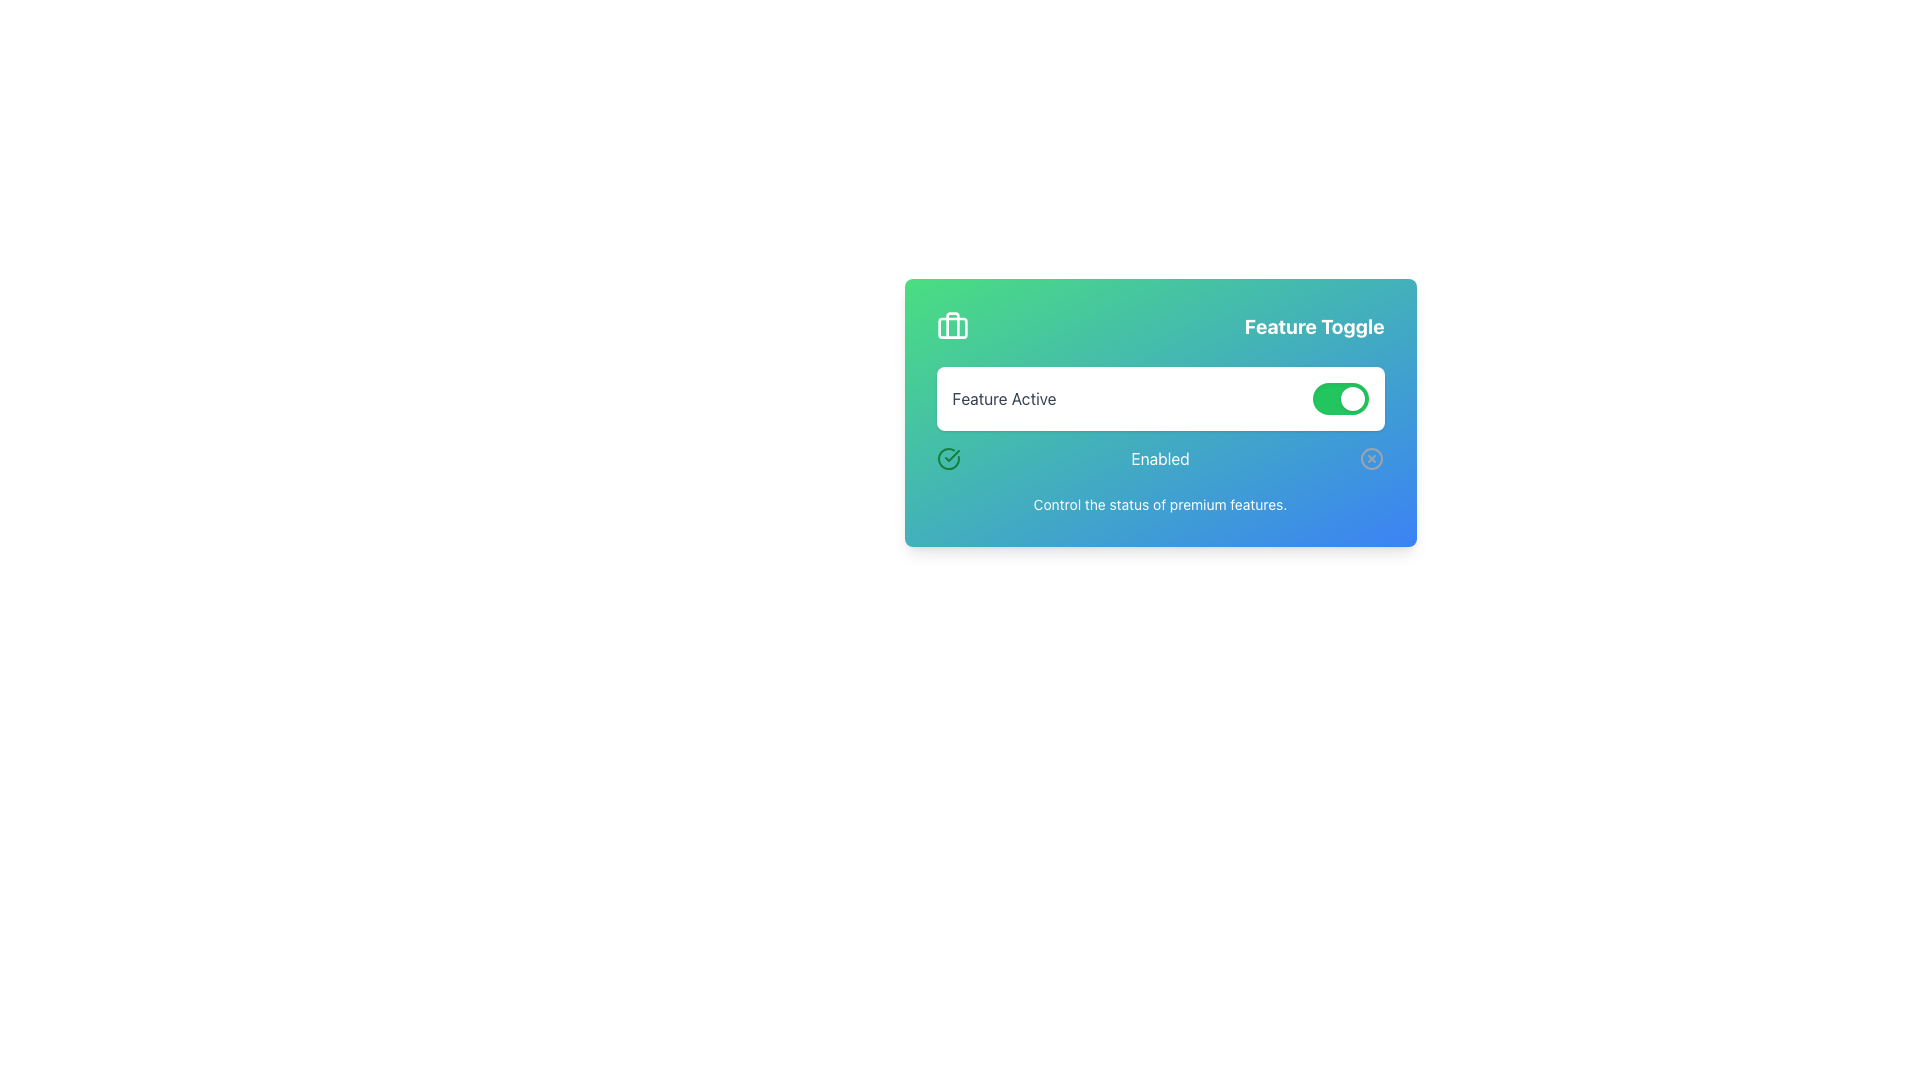 The height and width of the screenshot is (1080, 1920). Describe the element at coordinates (1352, 398) in the screenshot. I see `the small circular toggle switch knob, which is styled in white and located at the far-right side of the green toggle switch background, indicating the 'on' state` at that location.